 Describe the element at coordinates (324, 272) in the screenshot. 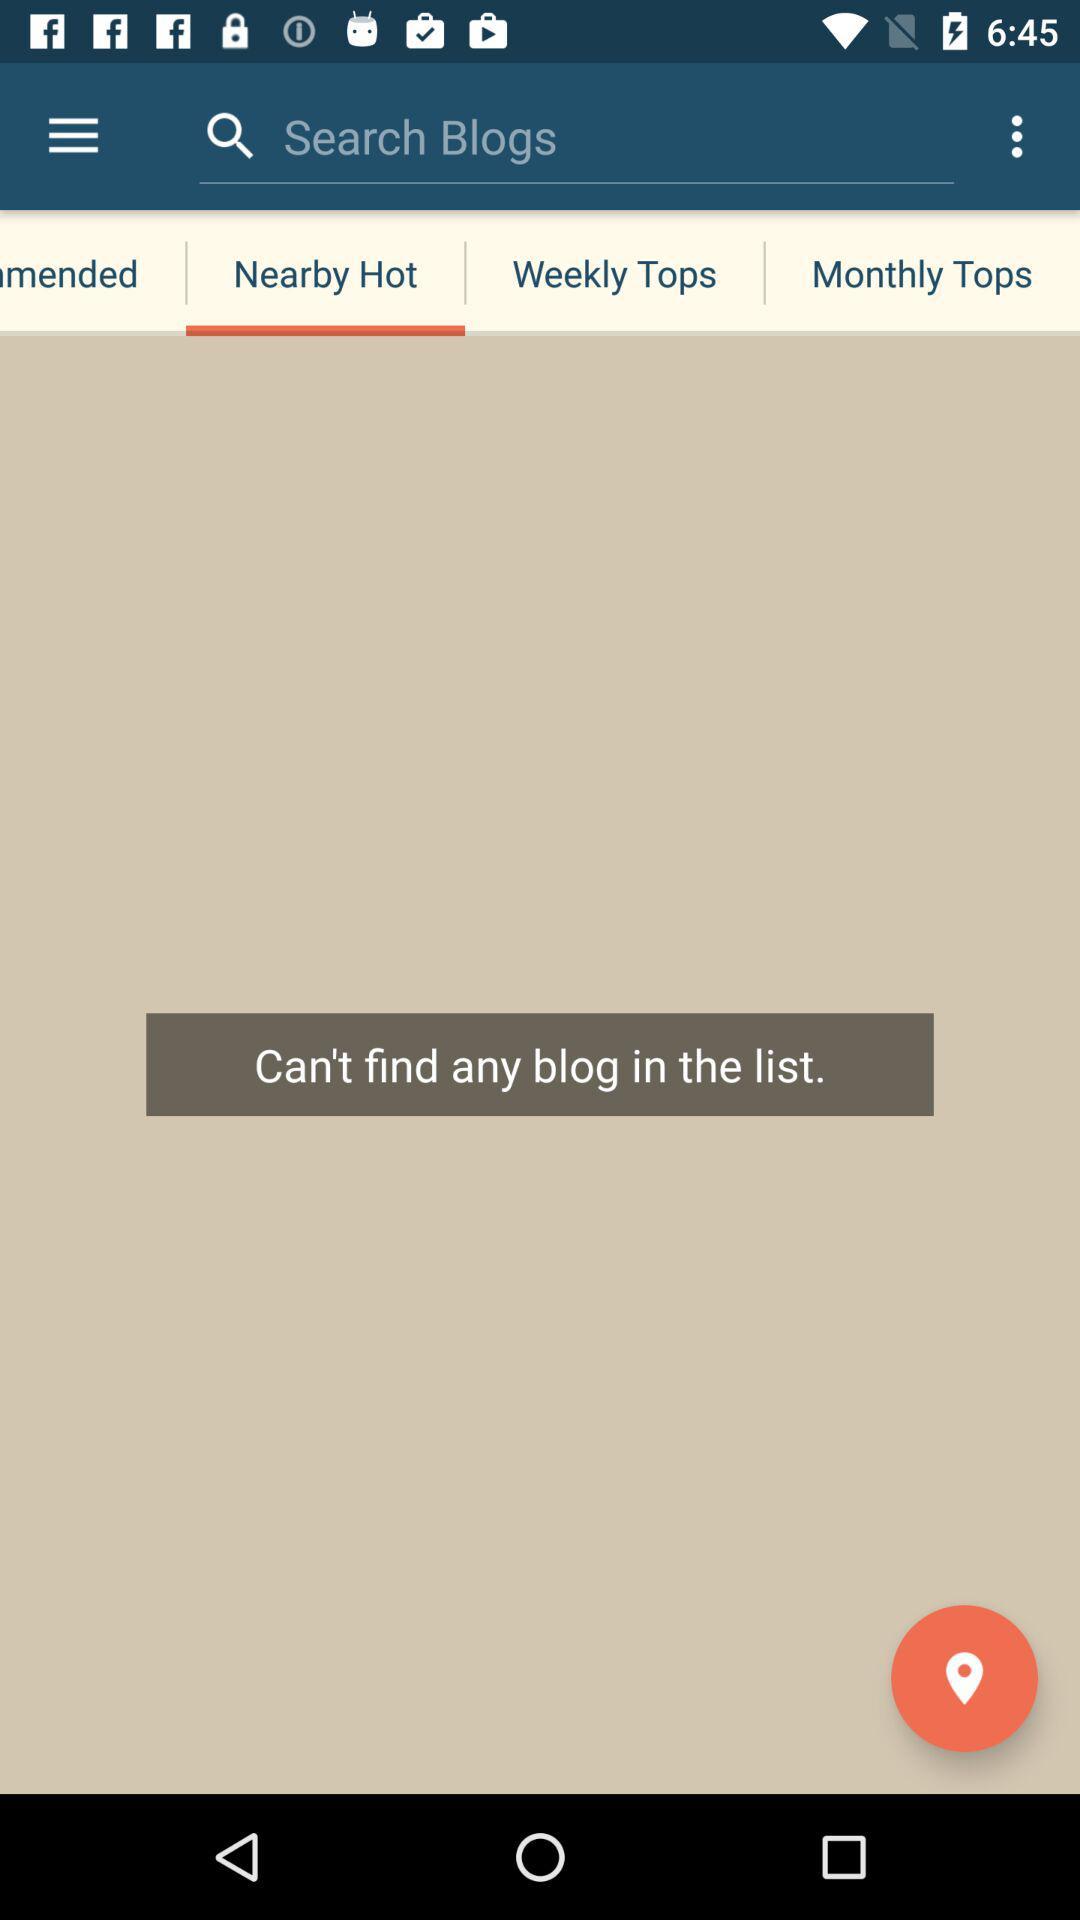

I see `icon next to the recommended` at that location.